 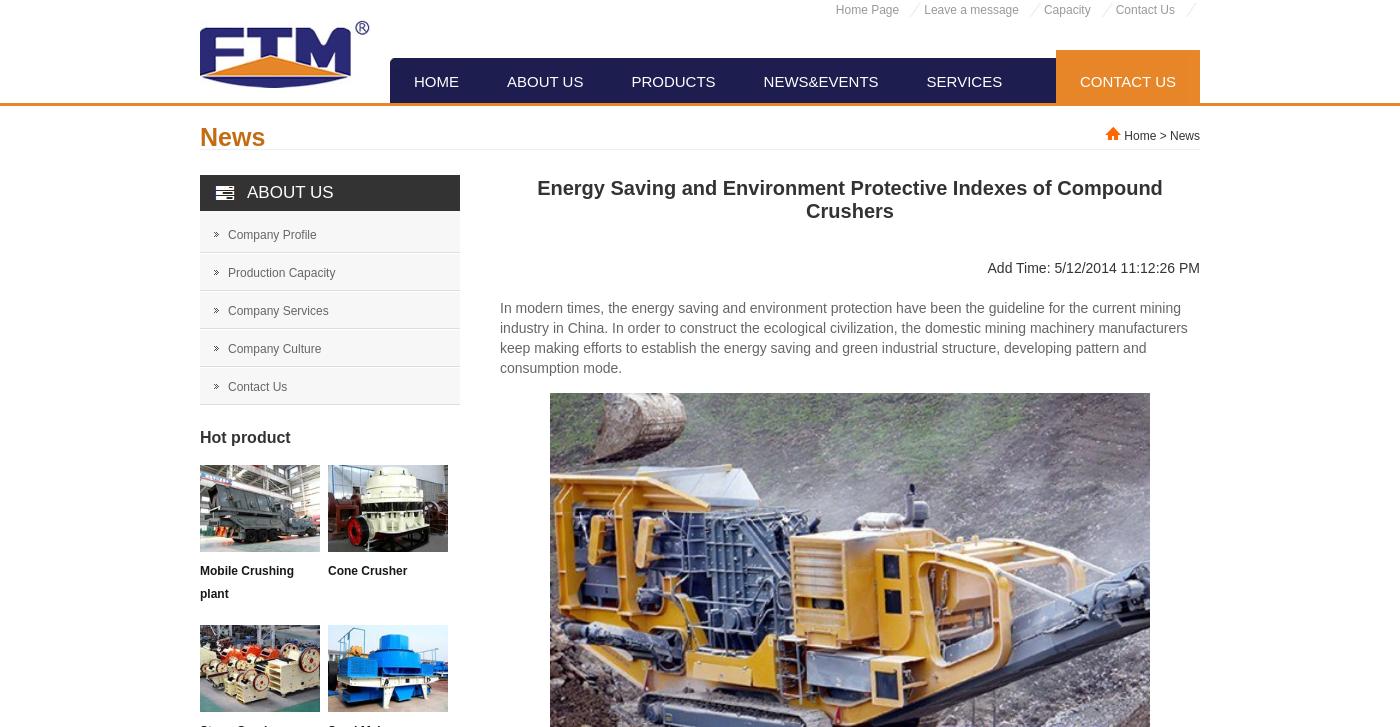 What do you see at coordinates (849, 199) in the screenshot?
I see `'Energy Saving and Environment Protective Indexes of Compound Crushers'` at bounding box center [849, 199].